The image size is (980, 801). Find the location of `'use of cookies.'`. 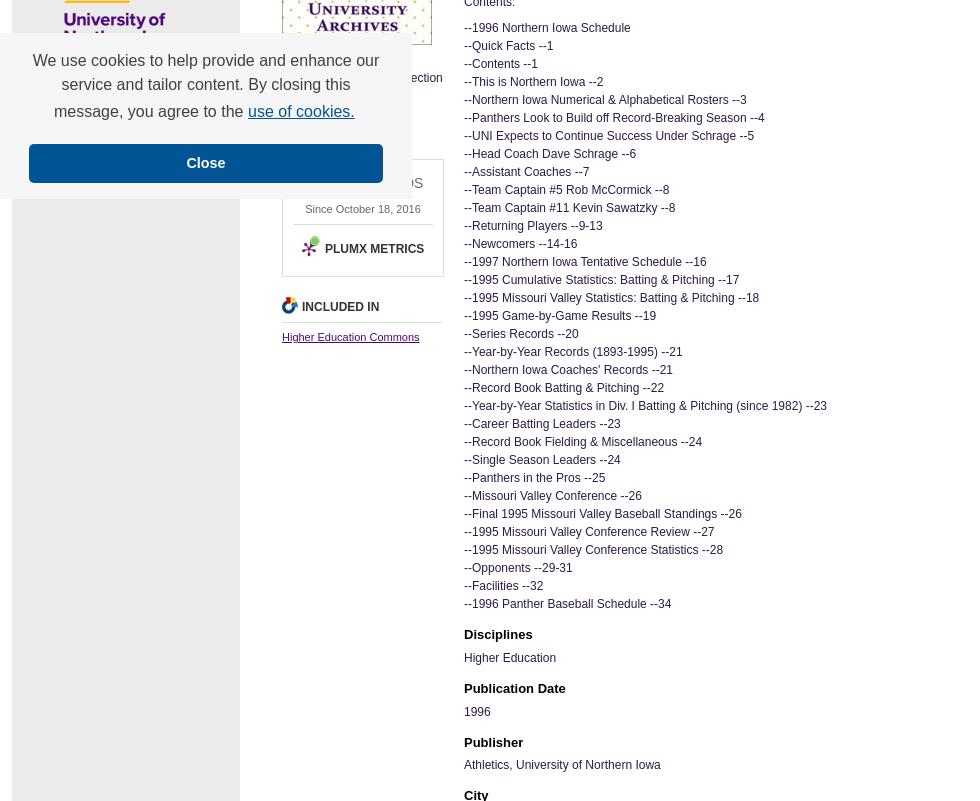

'use of cookies.' is located at coordinates (300, 110).